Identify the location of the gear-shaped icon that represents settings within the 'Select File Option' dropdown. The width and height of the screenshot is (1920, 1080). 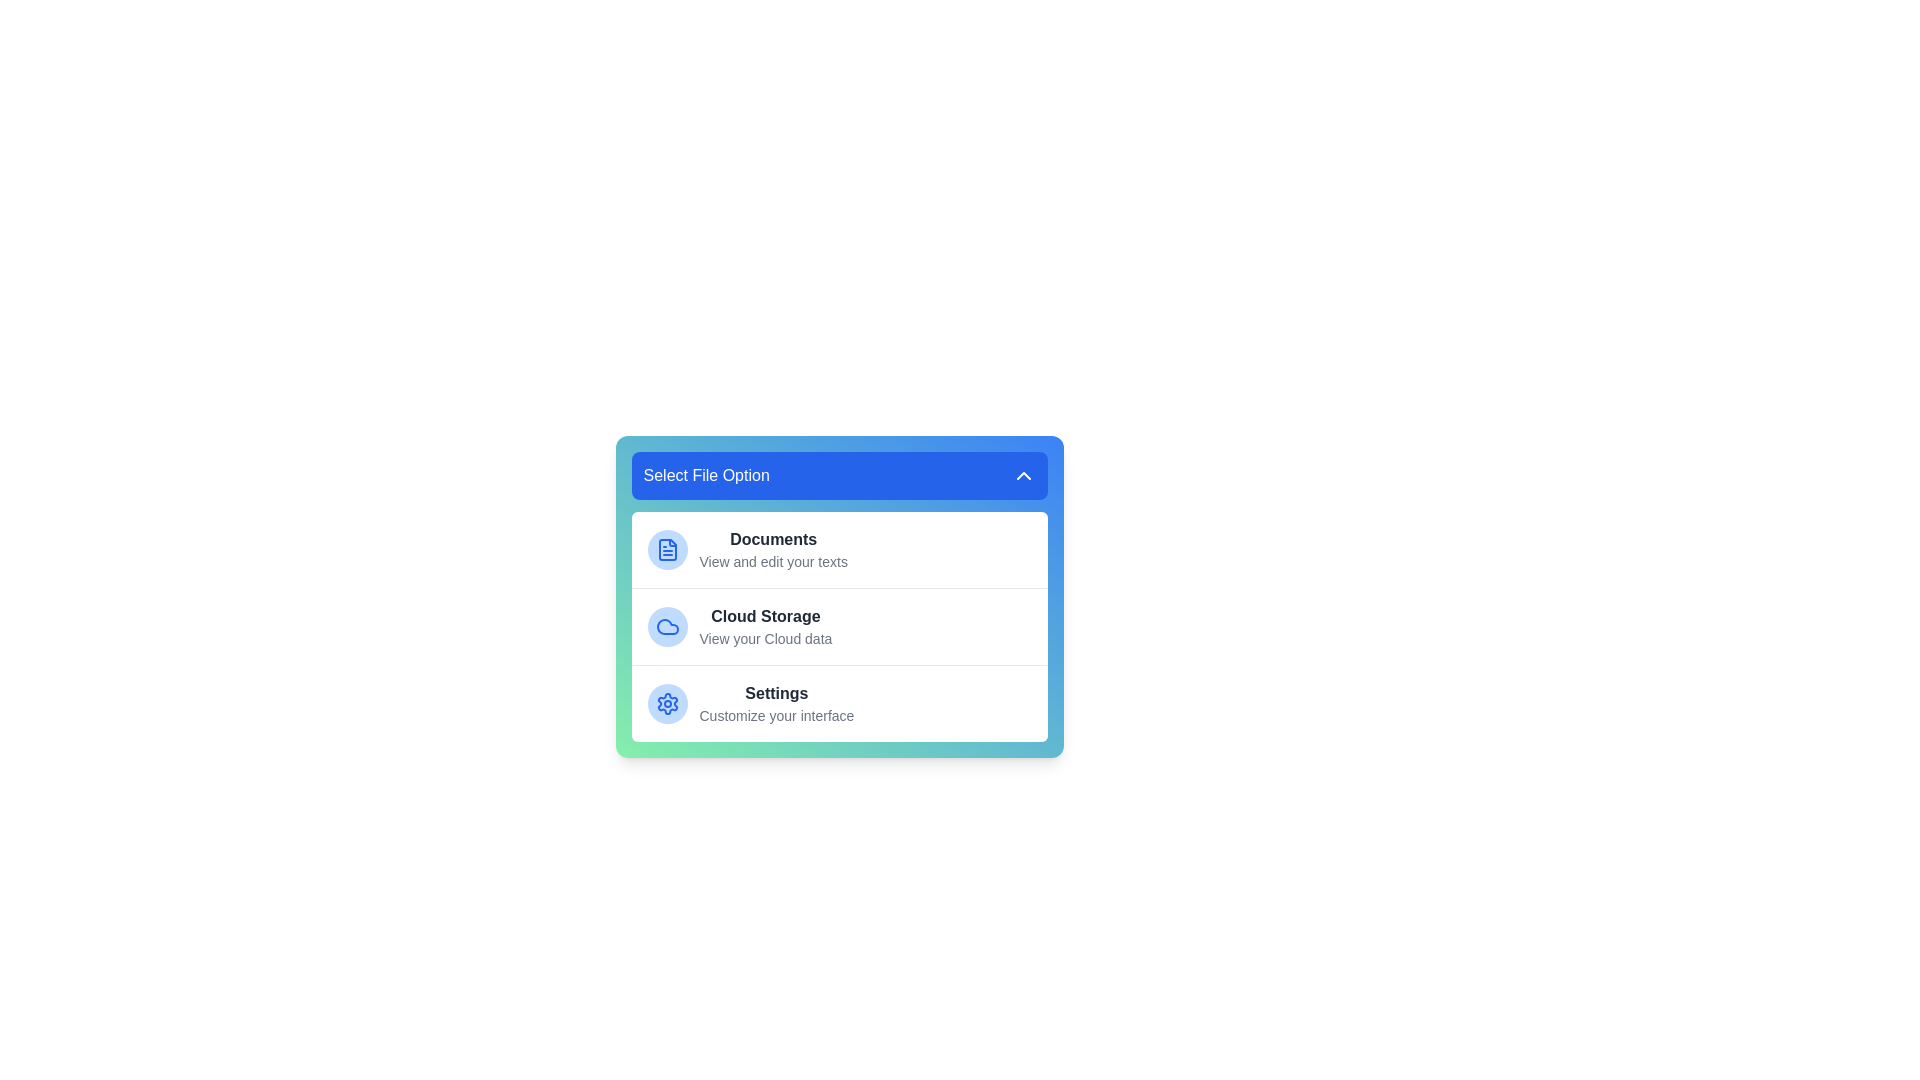
(667, 703).